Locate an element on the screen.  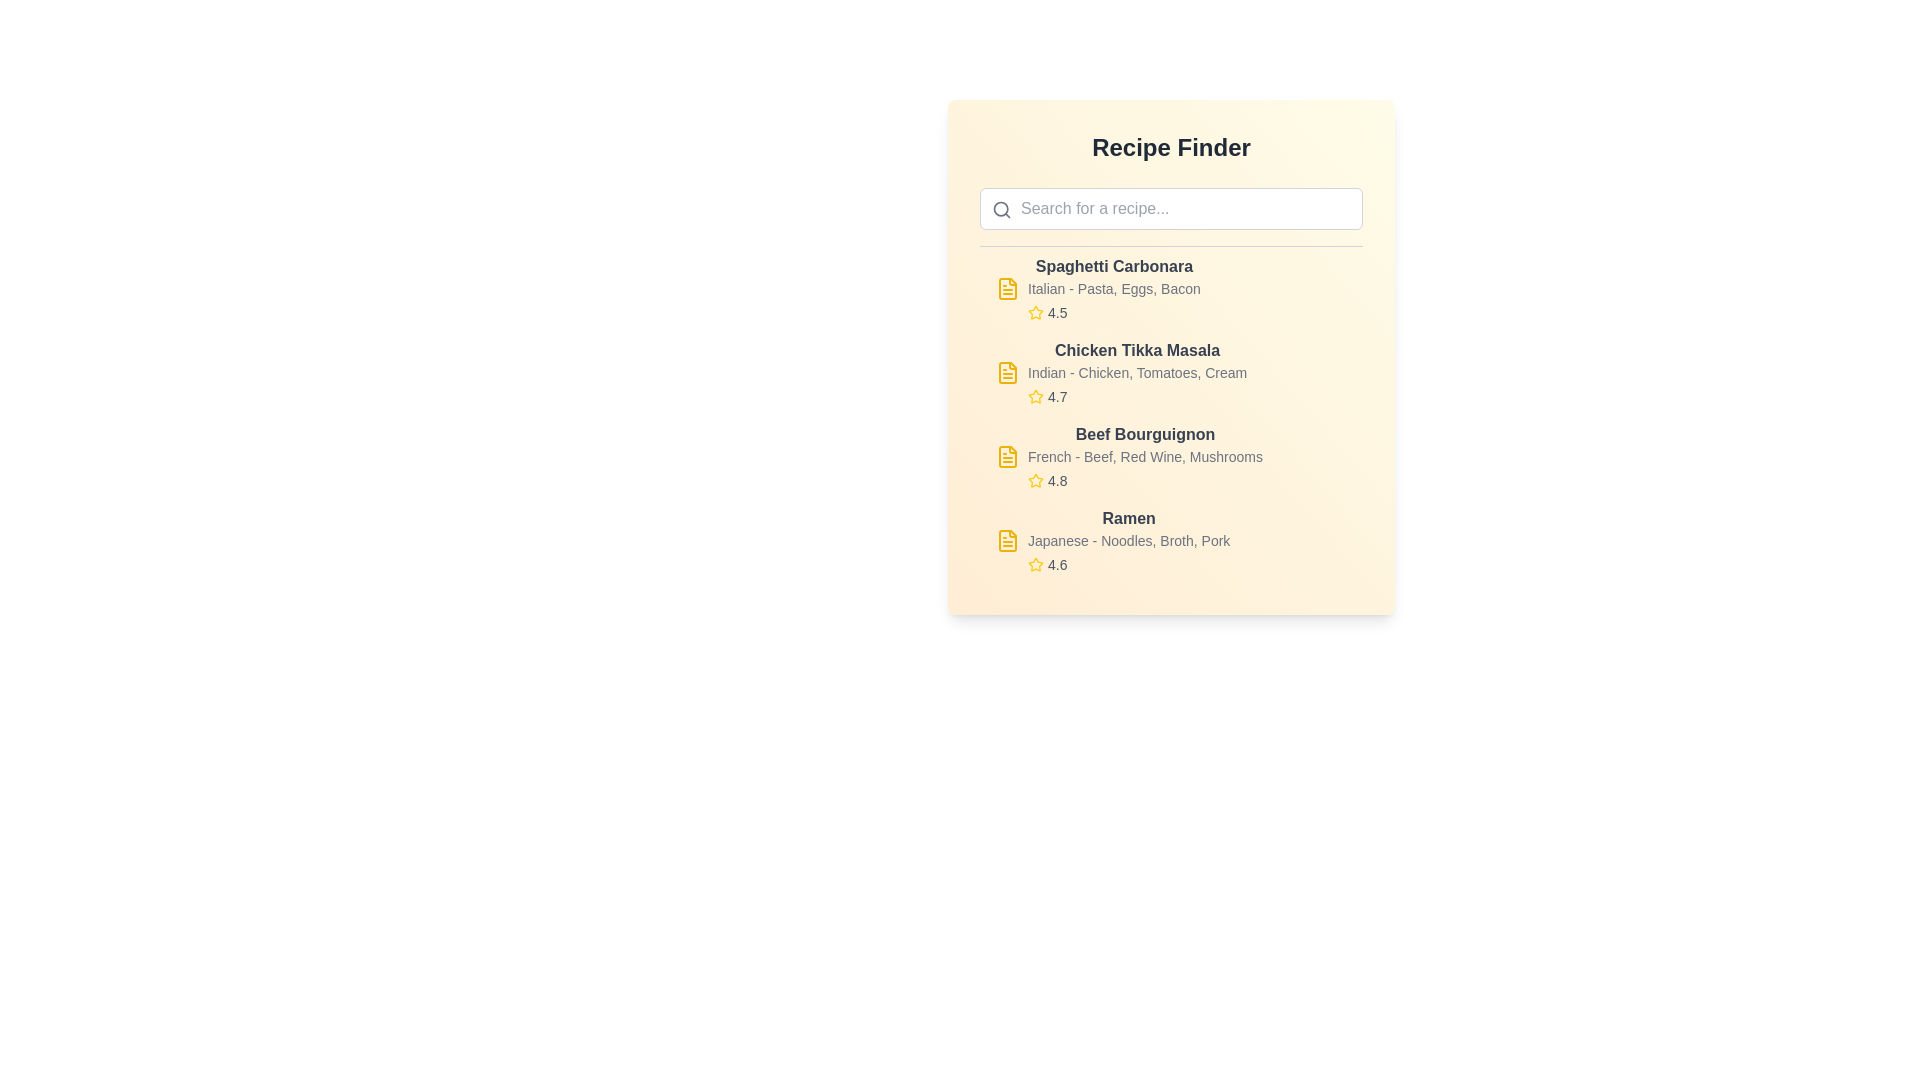
the text block with the icon and rating for the 'Beef Bourguignon' recipe to emphasize it among other displayed recipes is located at coordinates (1145, 456).